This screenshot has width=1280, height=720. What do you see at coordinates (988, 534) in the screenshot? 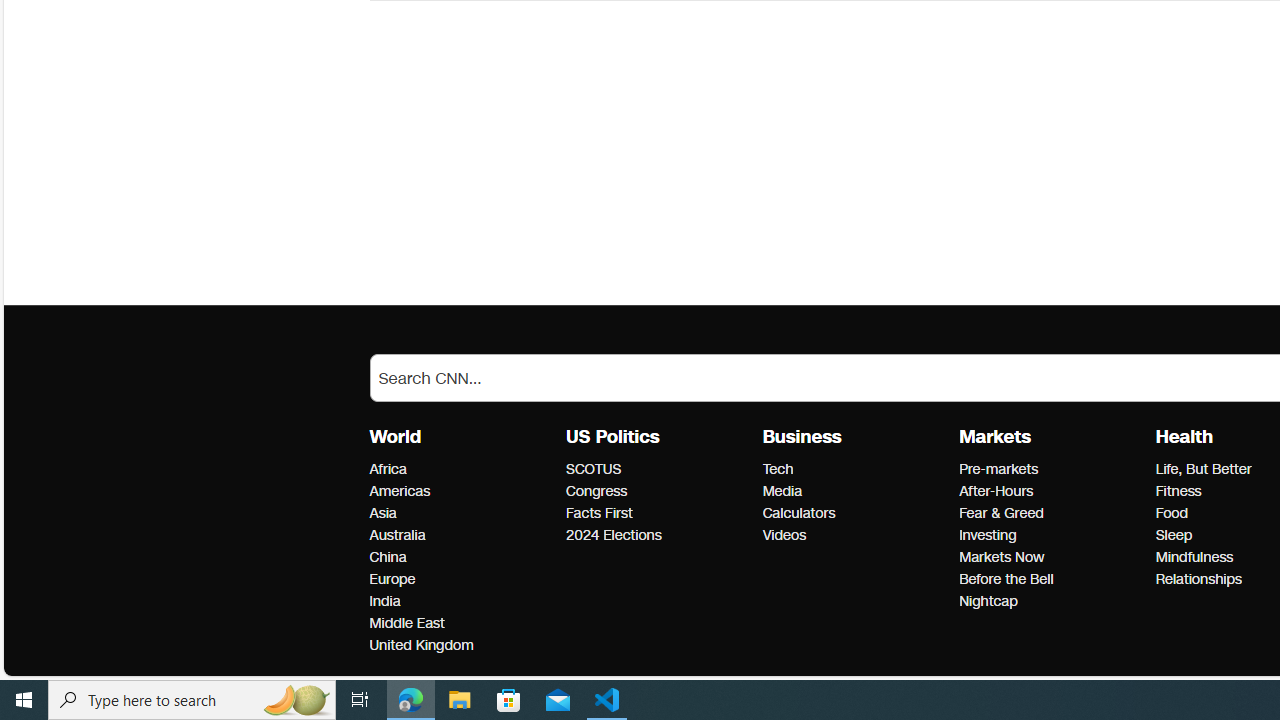
I see `'Markets Investing'` at bounding box center [988, 534].